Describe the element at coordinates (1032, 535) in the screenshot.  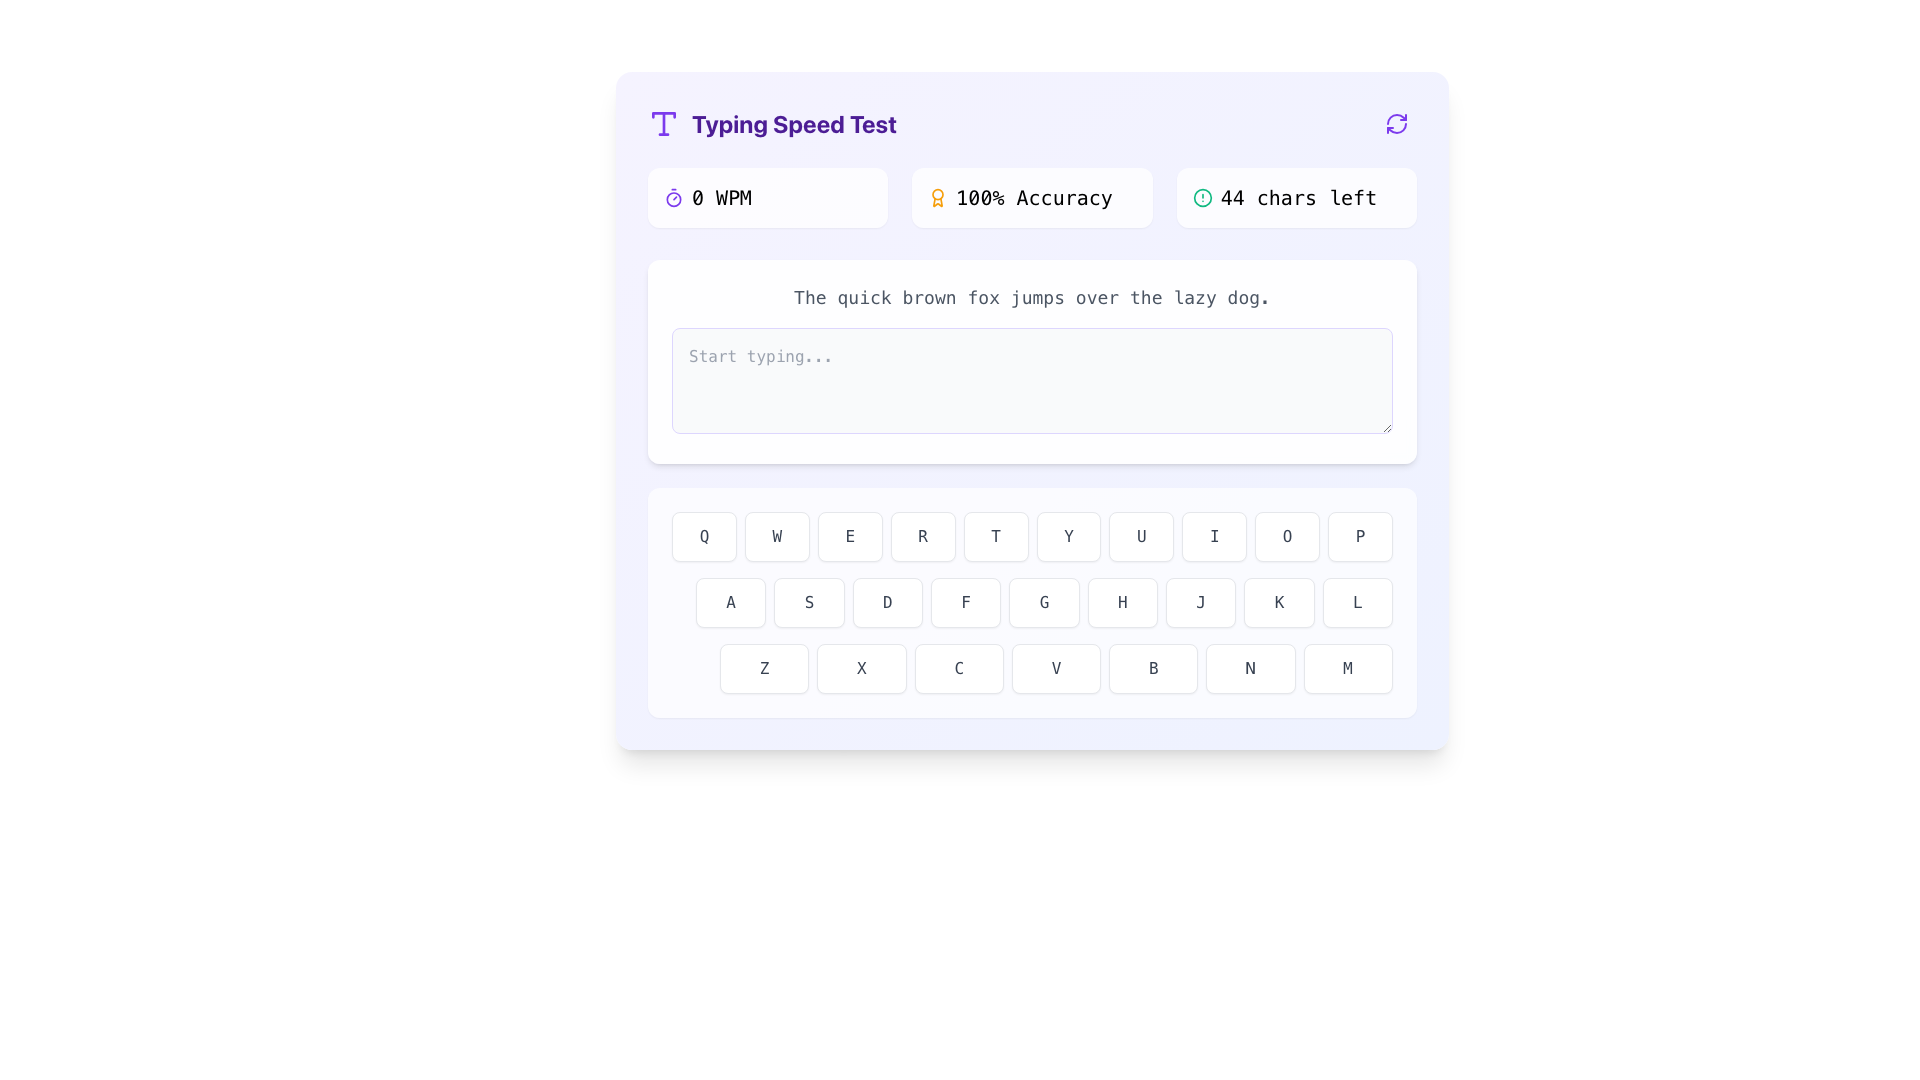
I see `the non-interactive keyboard key row element containing keys labeled Q, W, E, R, T, Y, U, I, O, P by moving the pointer to its center point` at that location.